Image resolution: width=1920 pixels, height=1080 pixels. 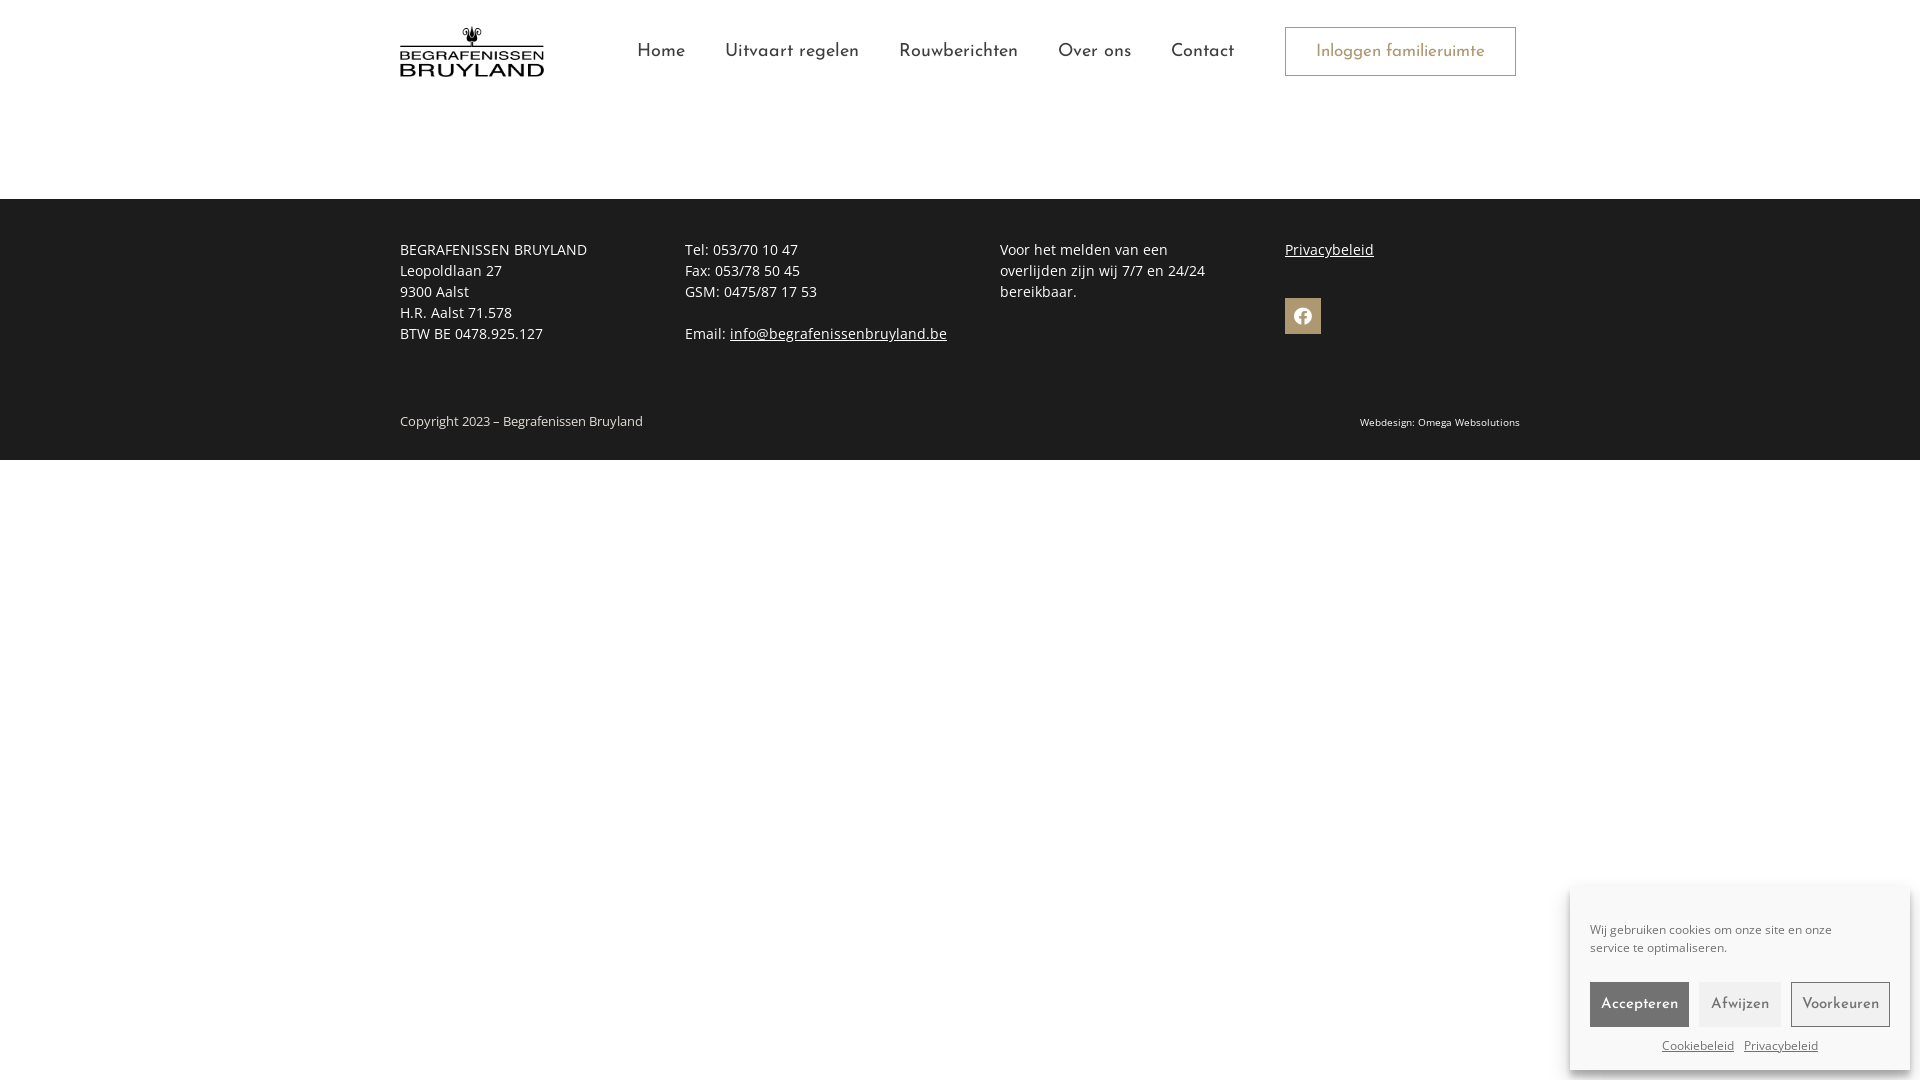 What do you see at coordinates (791, 50) in the screenshot?
I see `'Uitvaart regelen'` at bounding box center [791, 50].